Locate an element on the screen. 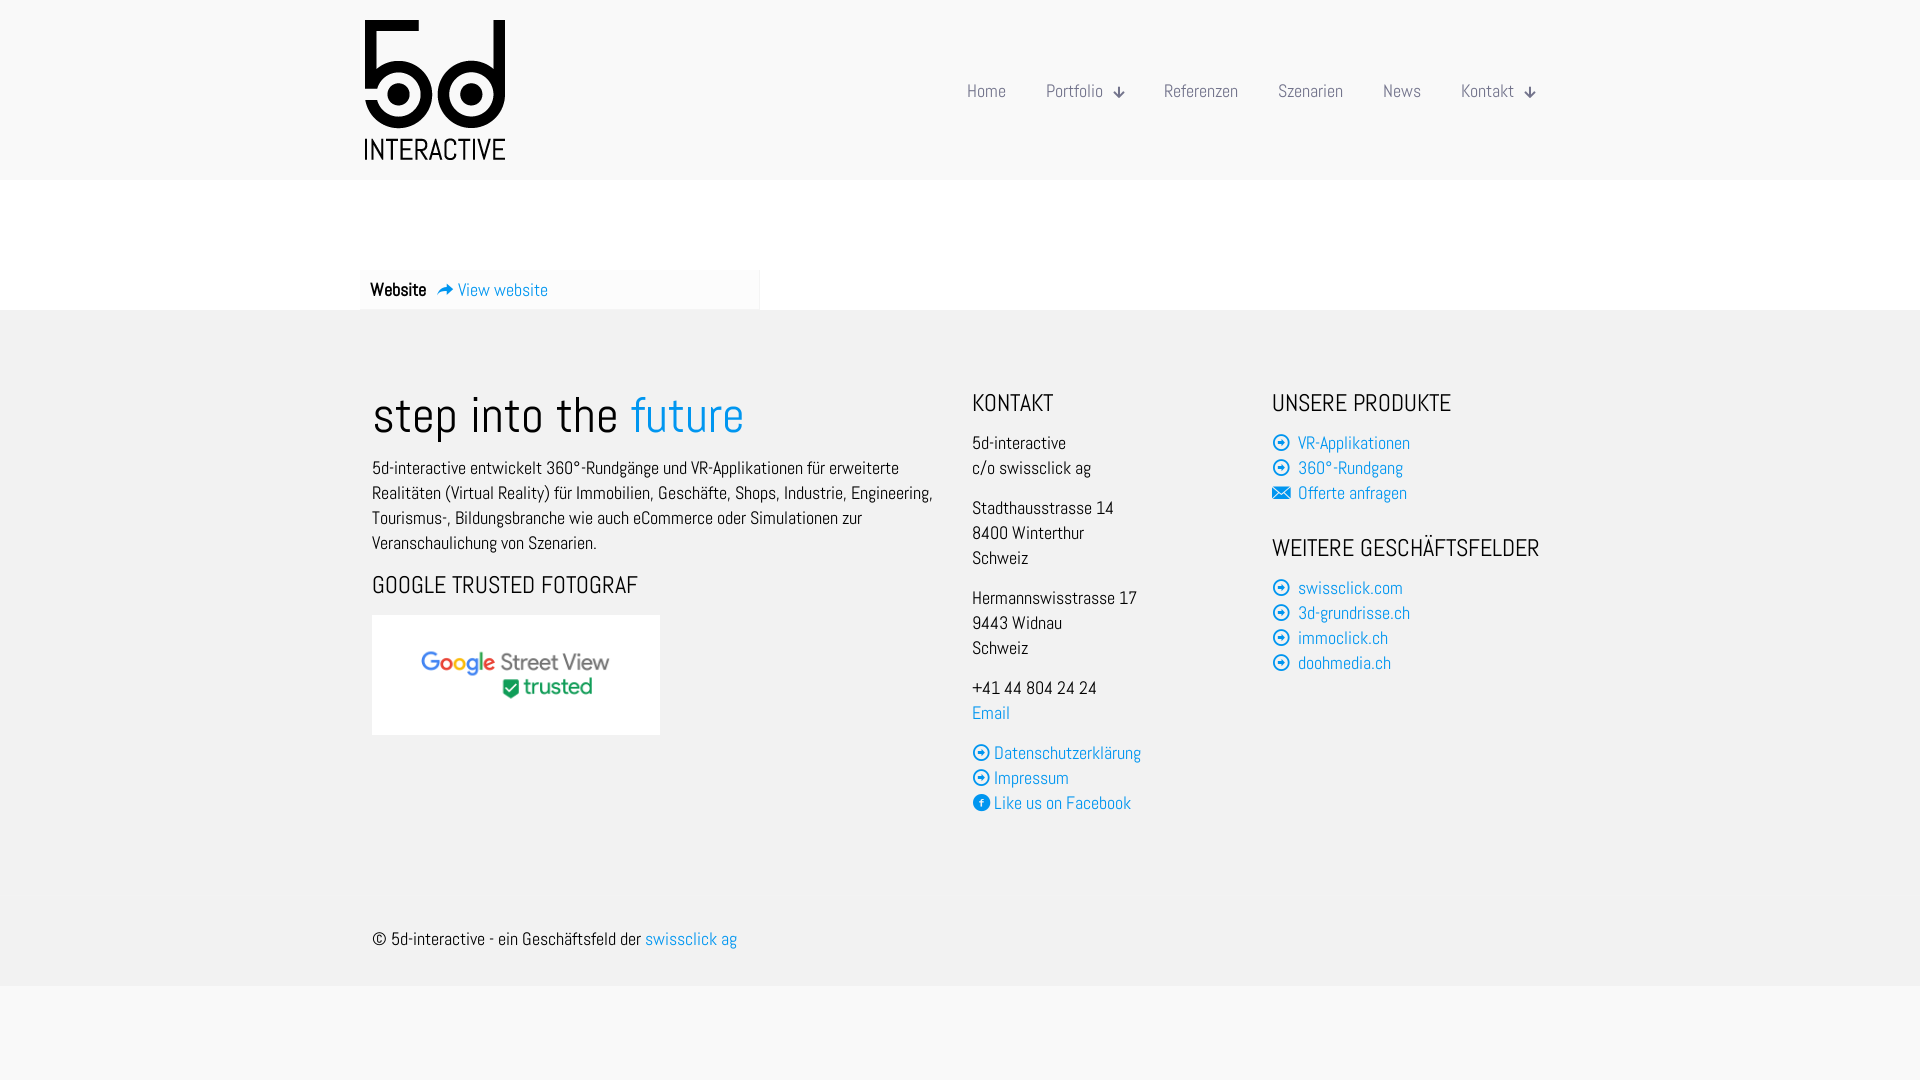  '3d-grundrisse.ch' is located at coordinates (1353, 611).